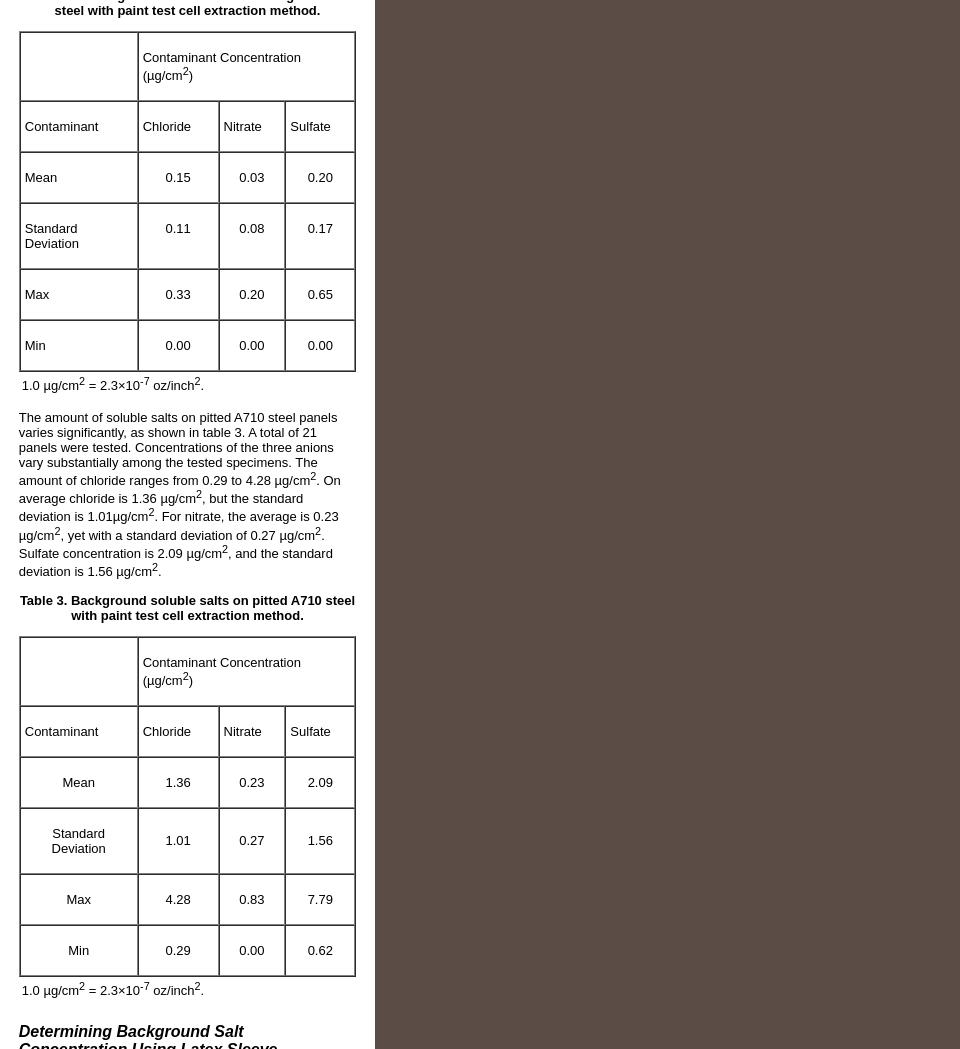 The height and width of the screenshot is (1049, 960). Describe the element at coordinates (16, 524) in the screenshot. I see `'. For nitrate, the average is 0.23 µg/cm'` at that location.